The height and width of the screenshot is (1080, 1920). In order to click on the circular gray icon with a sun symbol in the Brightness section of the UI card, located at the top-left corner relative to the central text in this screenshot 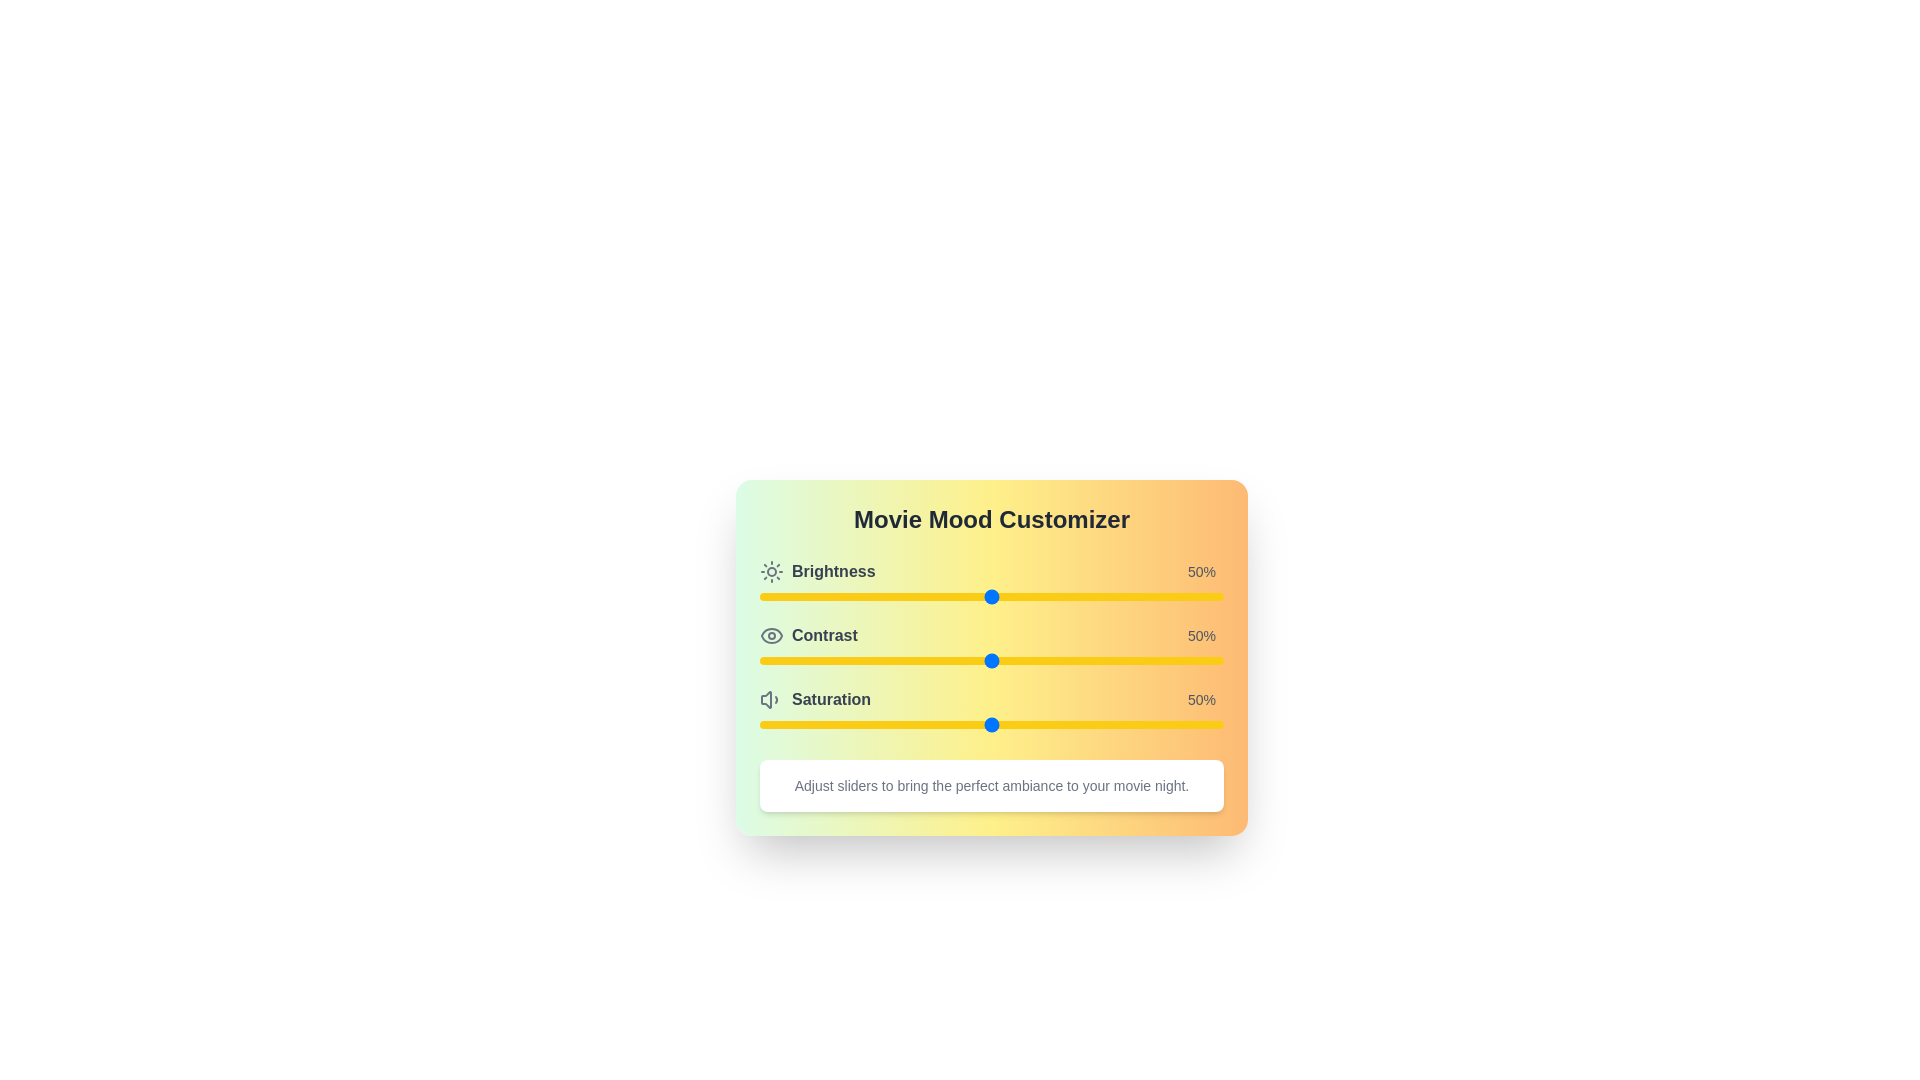, I will do `click(771, 571)`.